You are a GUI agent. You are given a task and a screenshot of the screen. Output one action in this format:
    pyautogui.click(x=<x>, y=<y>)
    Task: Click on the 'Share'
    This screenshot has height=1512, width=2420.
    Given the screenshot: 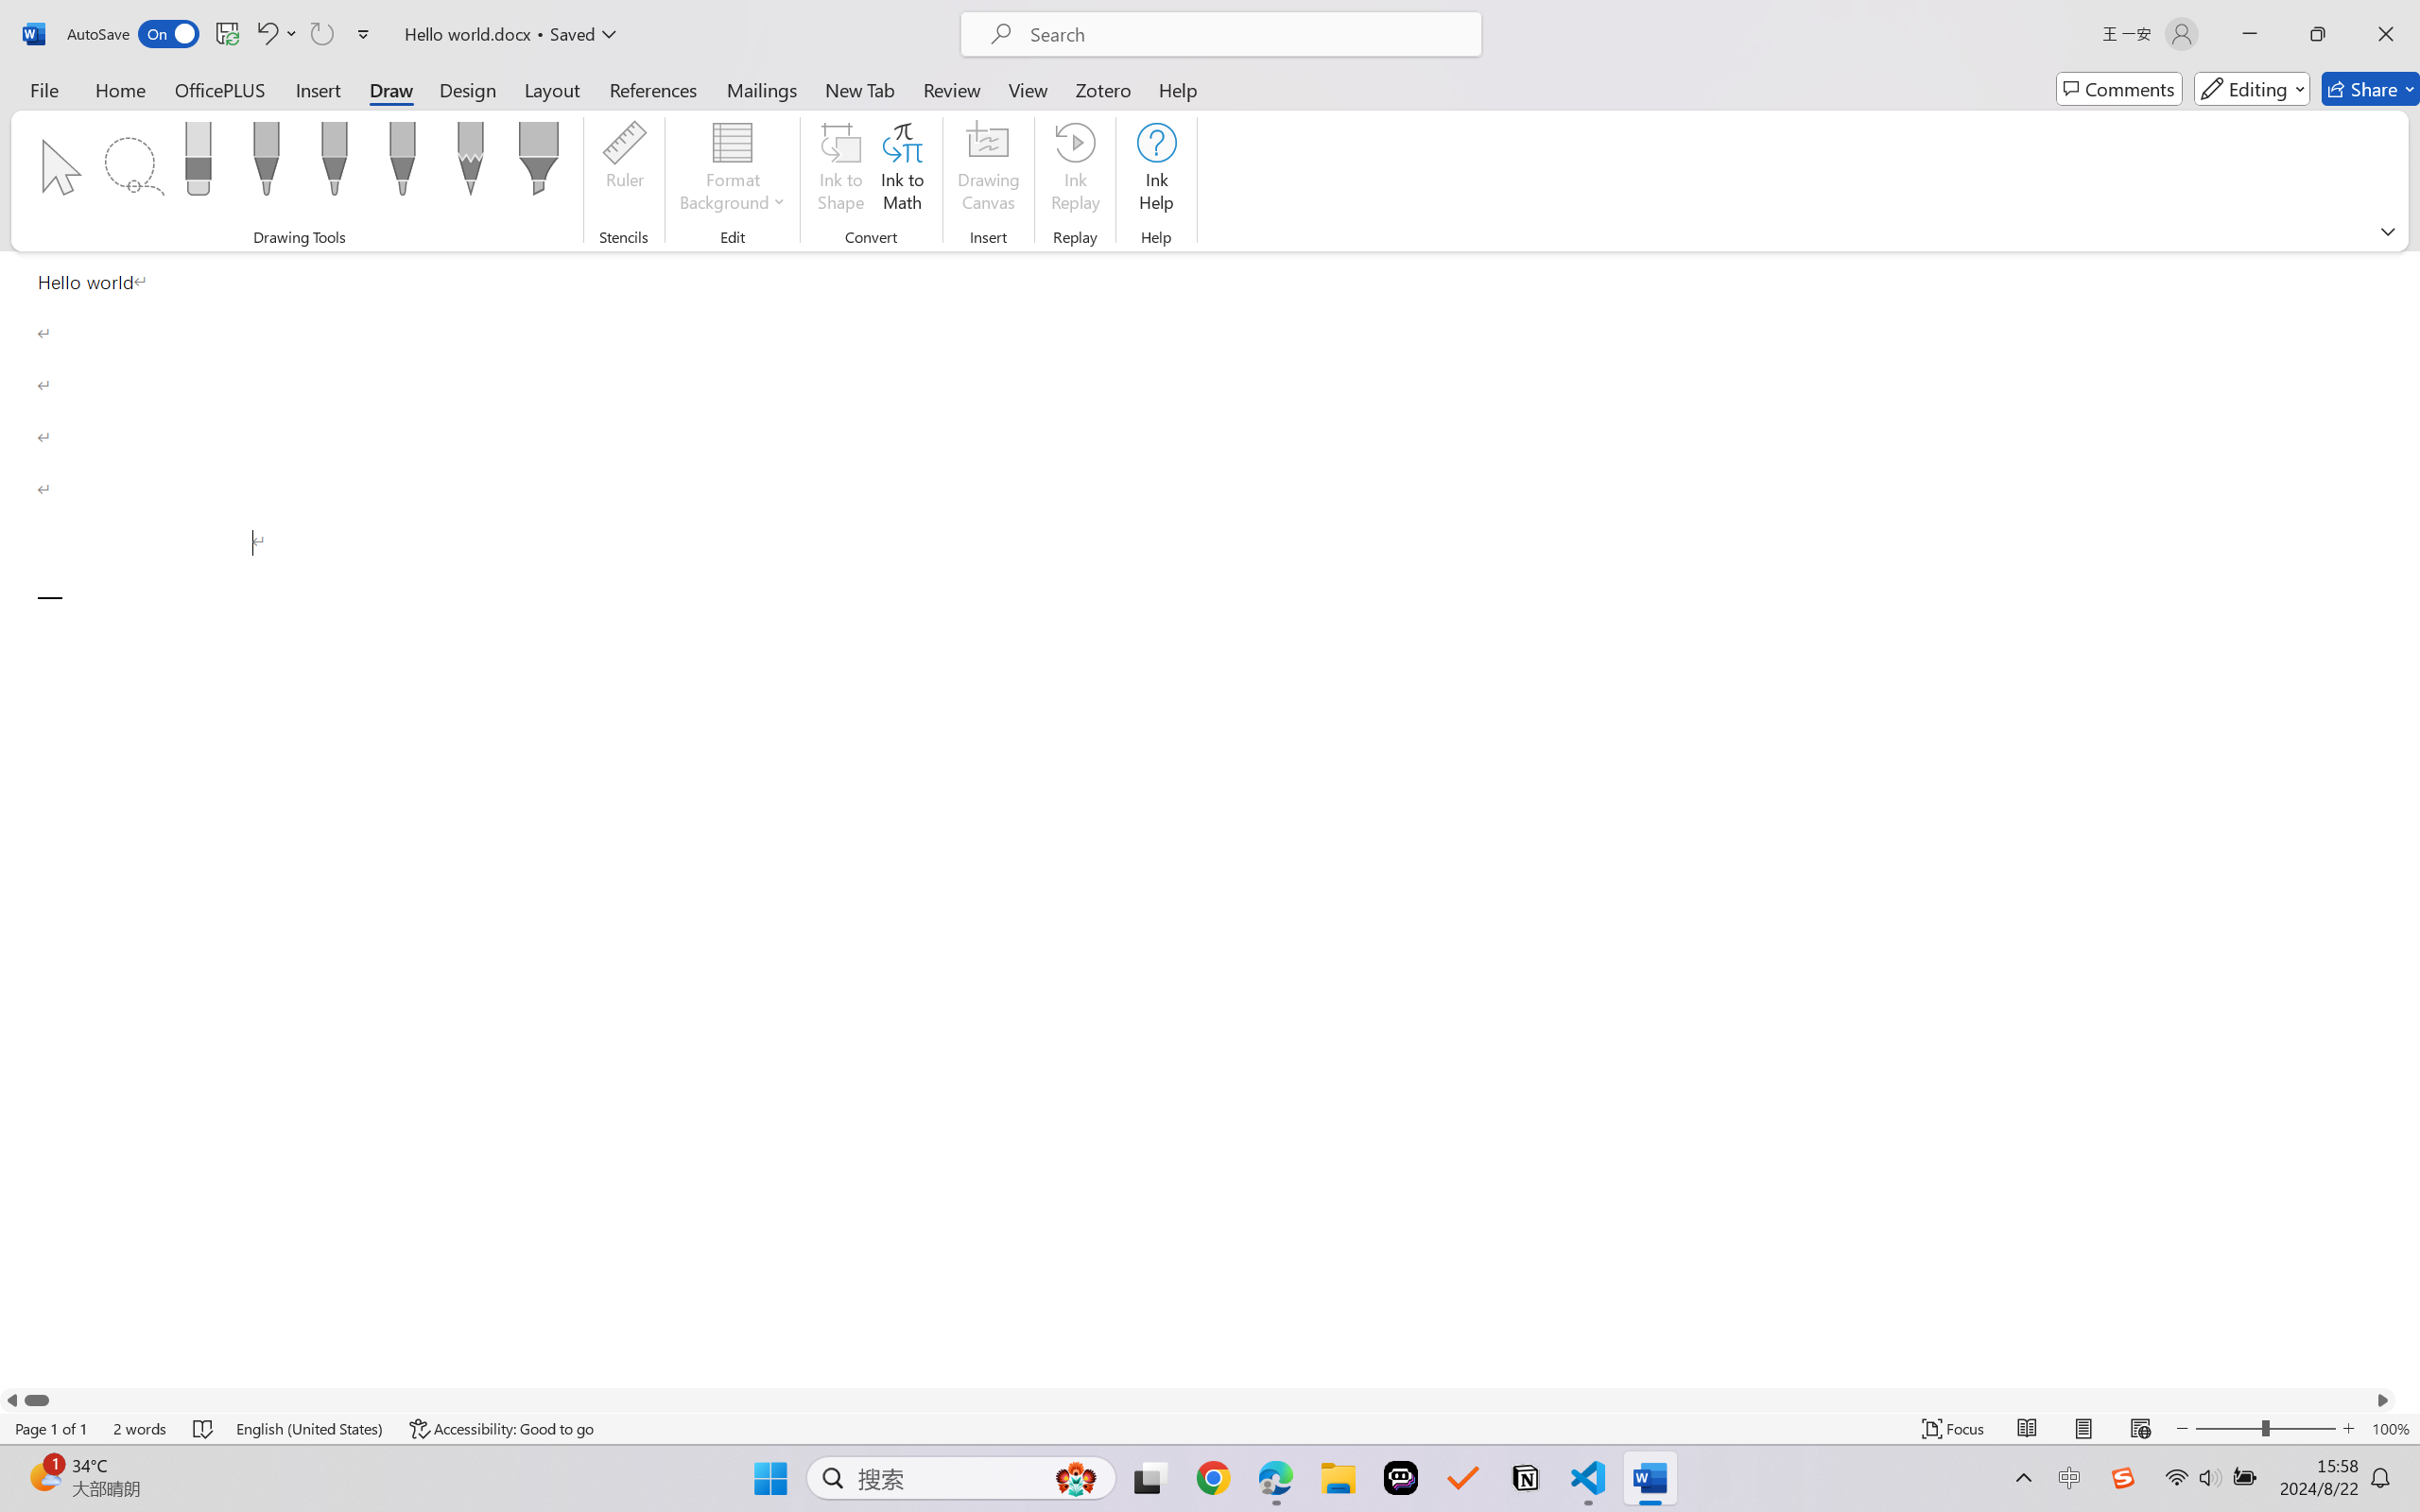 What is the action you would take?
    pyautogui.click(x=2370, y=88)
    